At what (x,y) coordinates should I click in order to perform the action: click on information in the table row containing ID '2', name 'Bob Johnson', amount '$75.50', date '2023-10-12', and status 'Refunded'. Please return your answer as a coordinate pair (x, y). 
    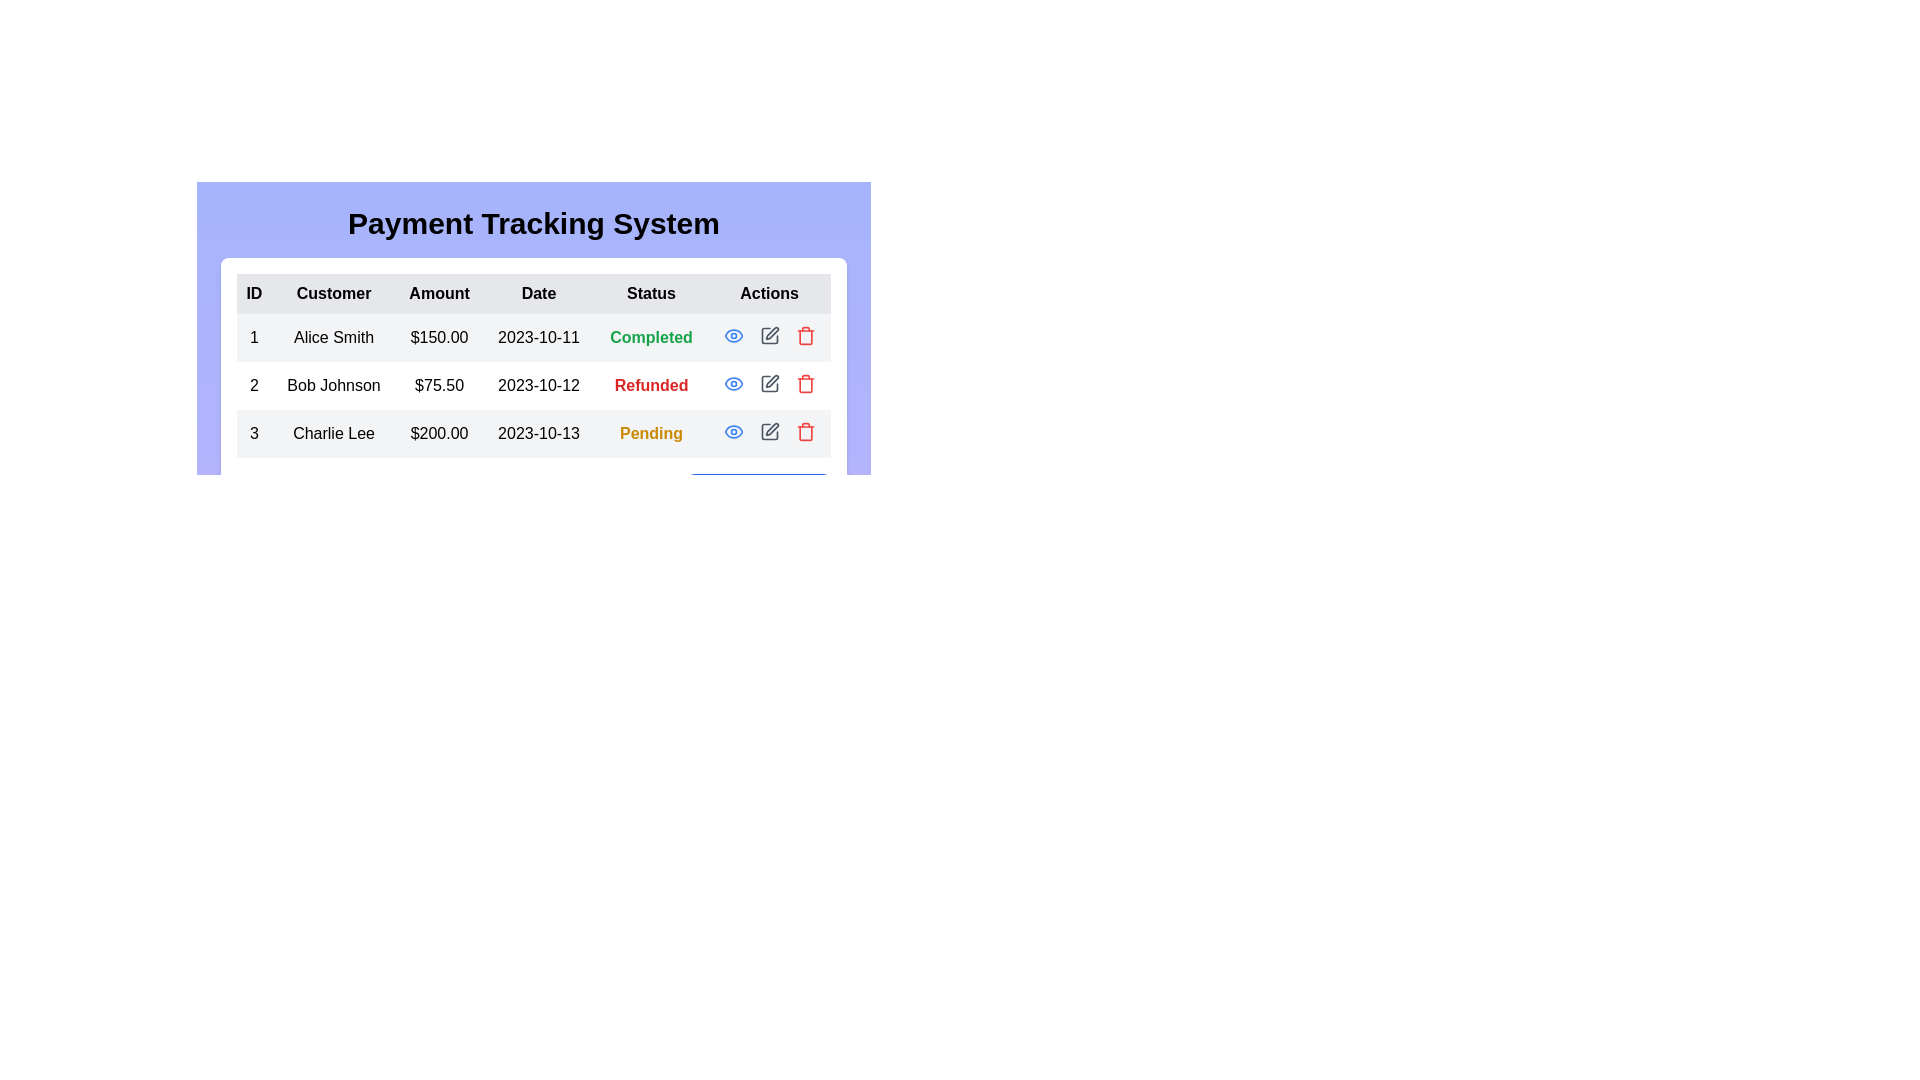
    Looking at the image, I should click on (533, 385).